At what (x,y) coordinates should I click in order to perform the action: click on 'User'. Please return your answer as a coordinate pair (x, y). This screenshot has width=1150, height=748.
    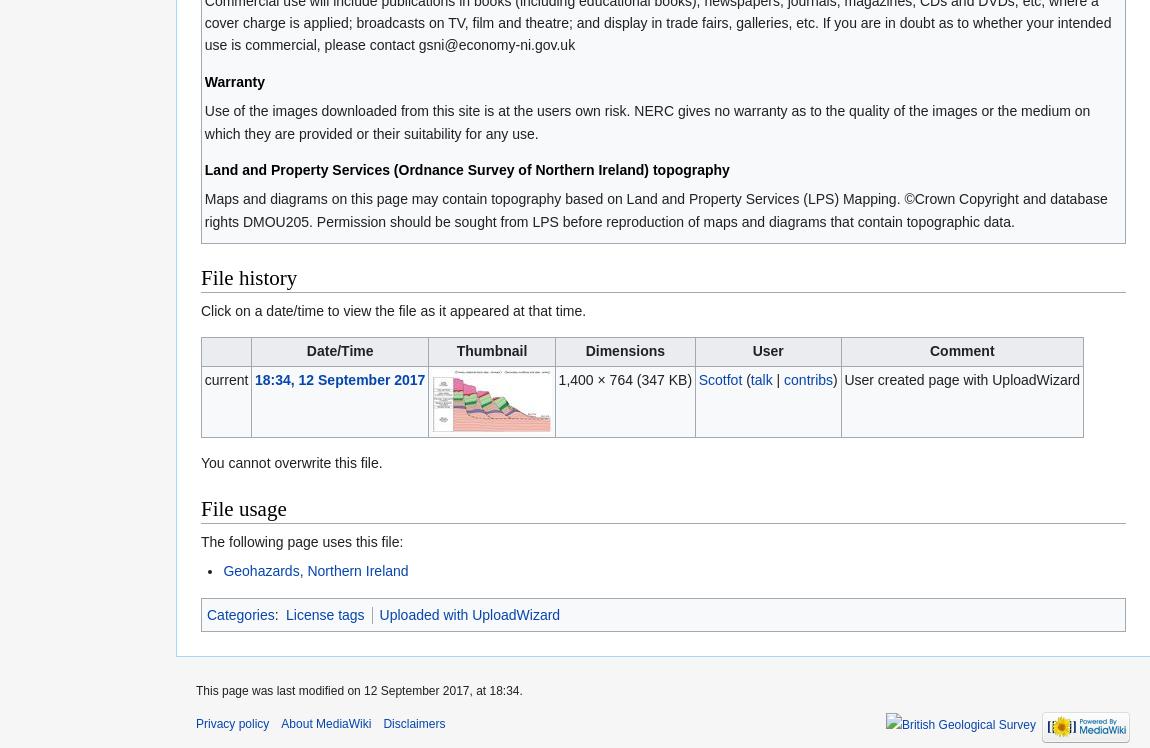
    Looking at the image, I should click on (766, 350).